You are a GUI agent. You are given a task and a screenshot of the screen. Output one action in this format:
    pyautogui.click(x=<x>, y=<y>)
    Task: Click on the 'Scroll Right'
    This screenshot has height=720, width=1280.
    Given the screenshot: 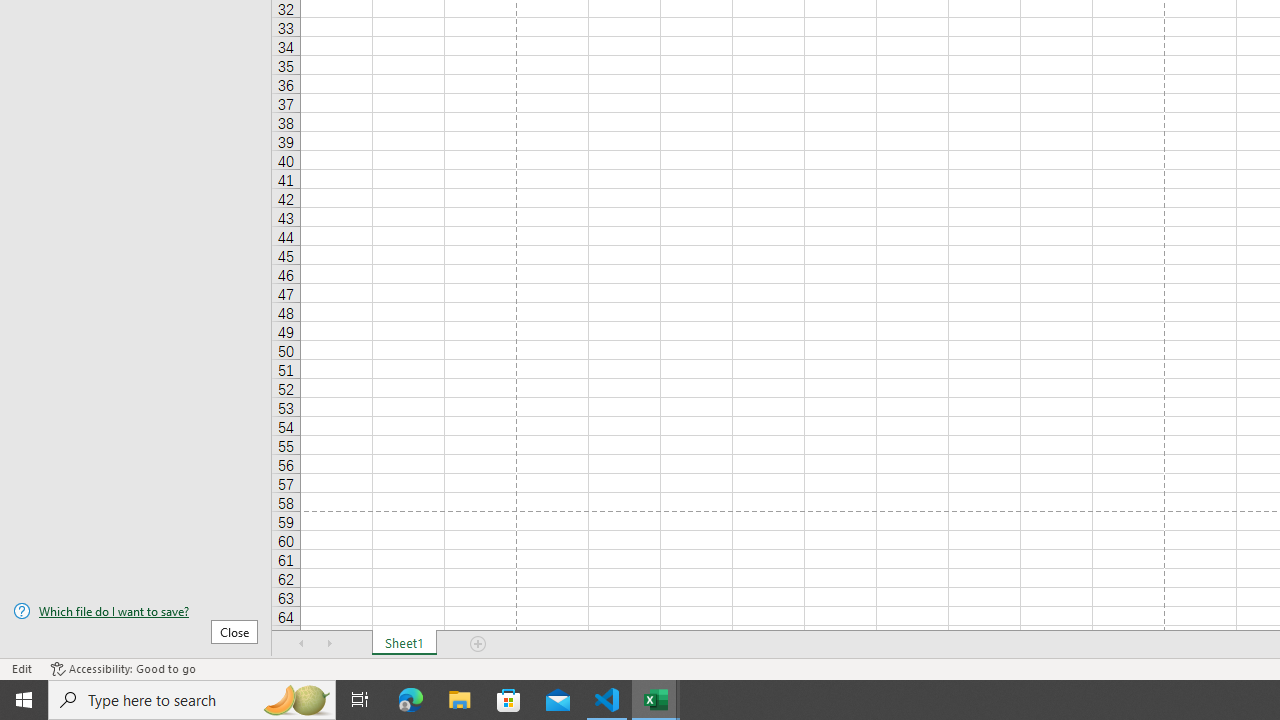 What is the action you would take?
    pyautogui.click(x=330, y=644)
    